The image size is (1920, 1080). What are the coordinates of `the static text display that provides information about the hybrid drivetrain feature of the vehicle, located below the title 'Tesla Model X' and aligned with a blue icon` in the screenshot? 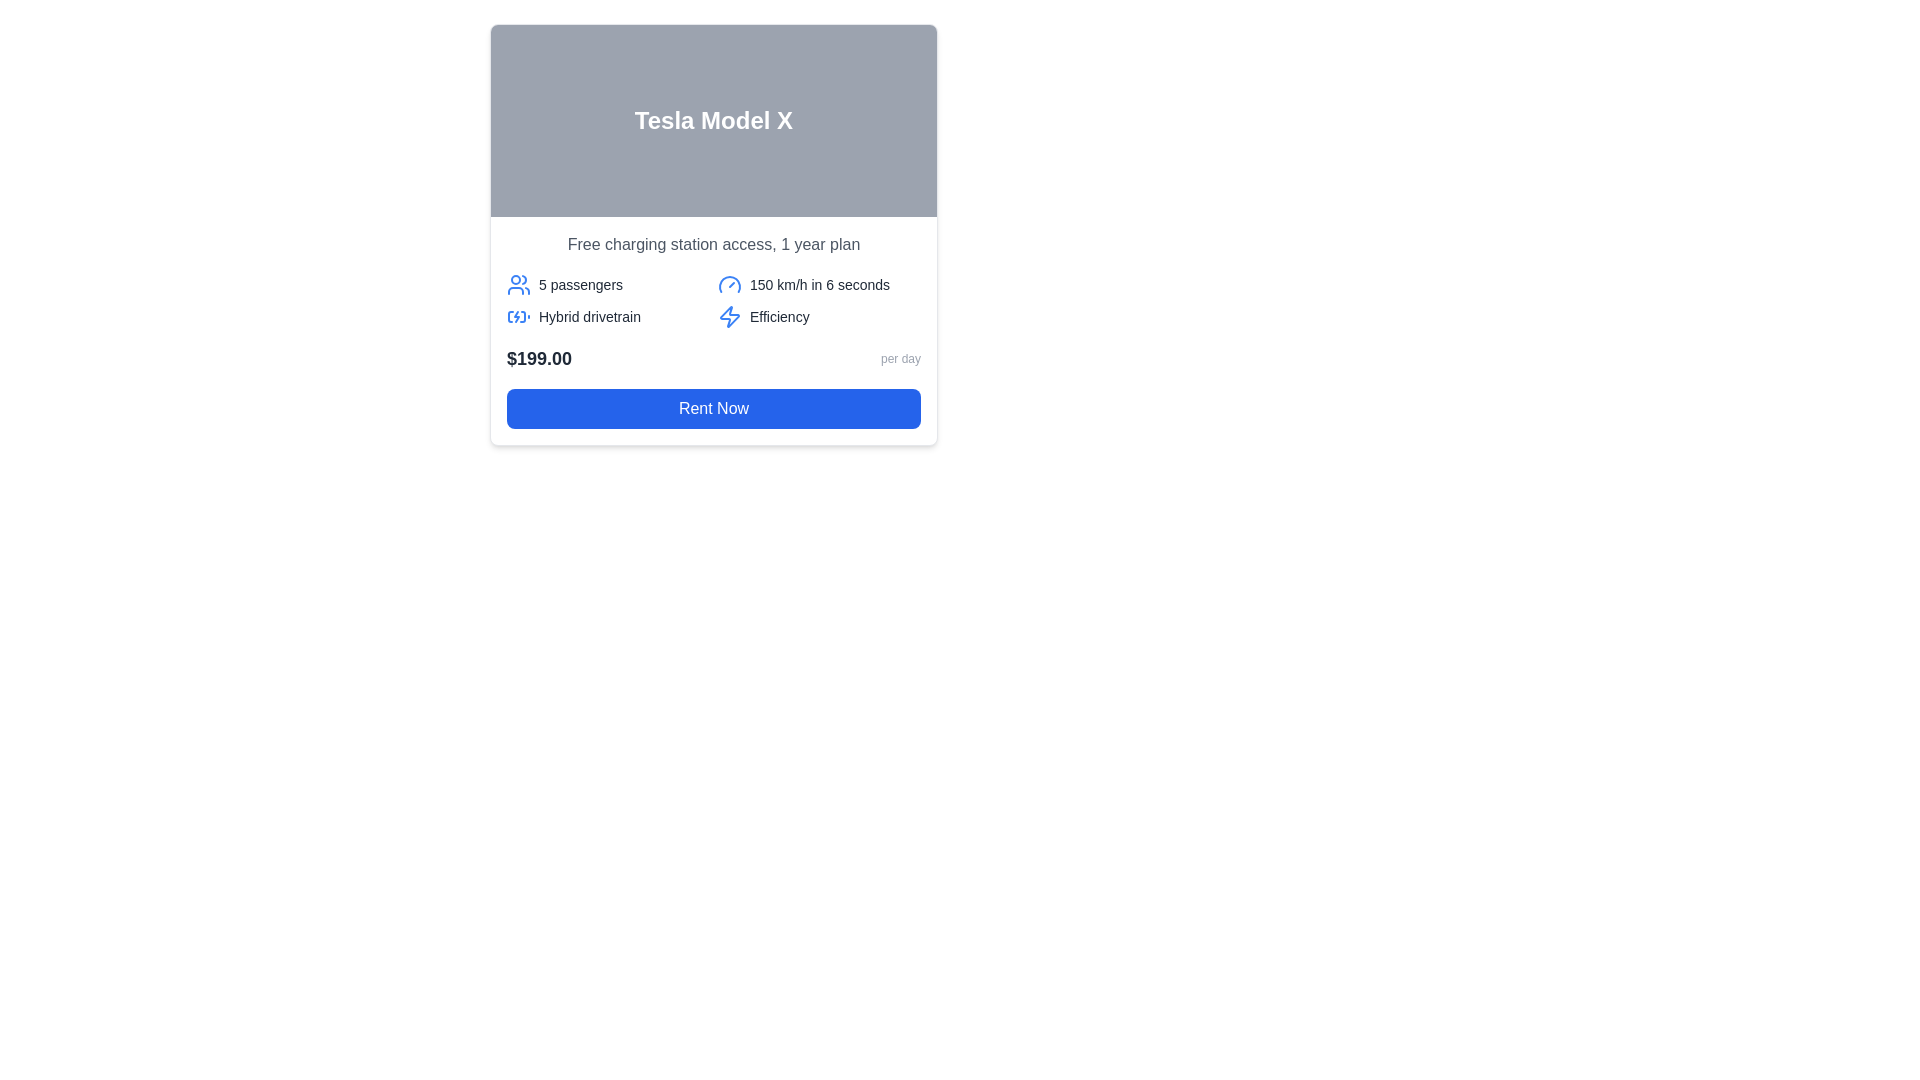 It's located at (589, 315).